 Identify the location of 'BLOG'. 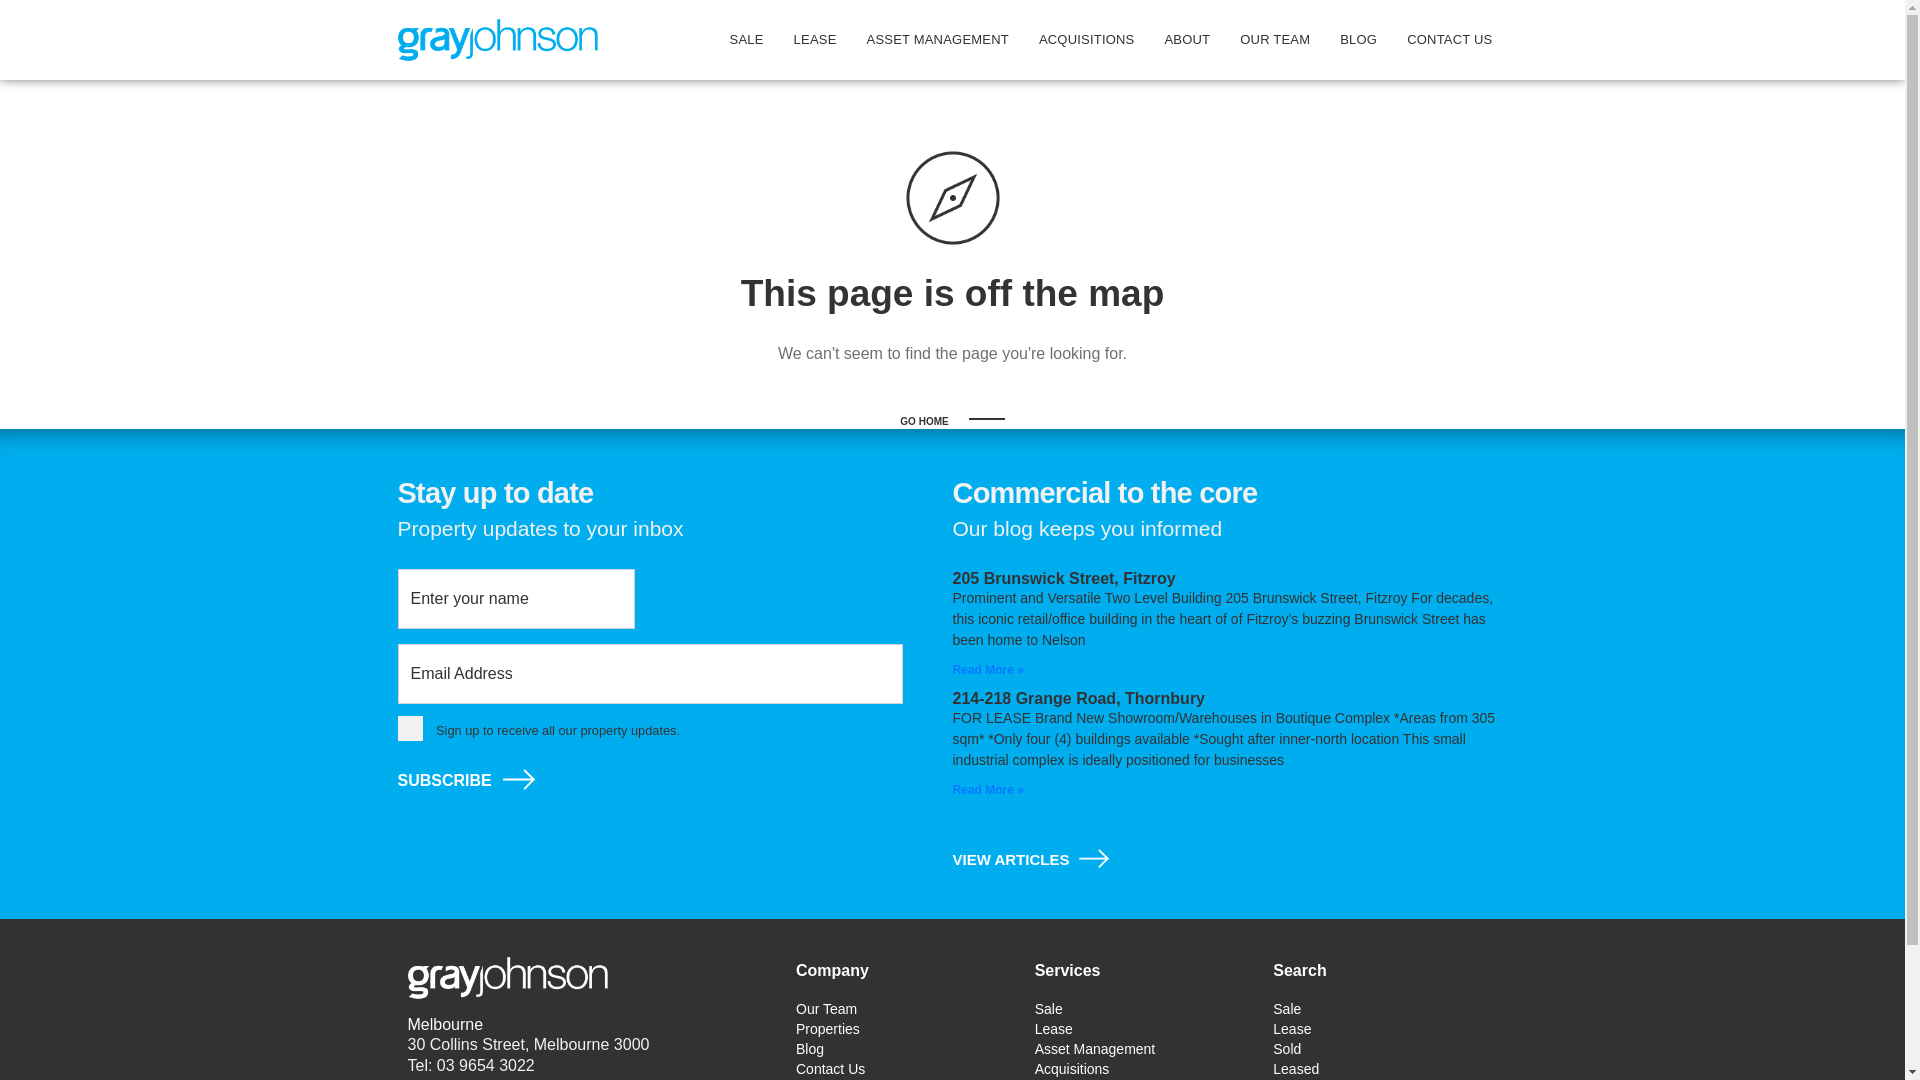
(1358, 39).